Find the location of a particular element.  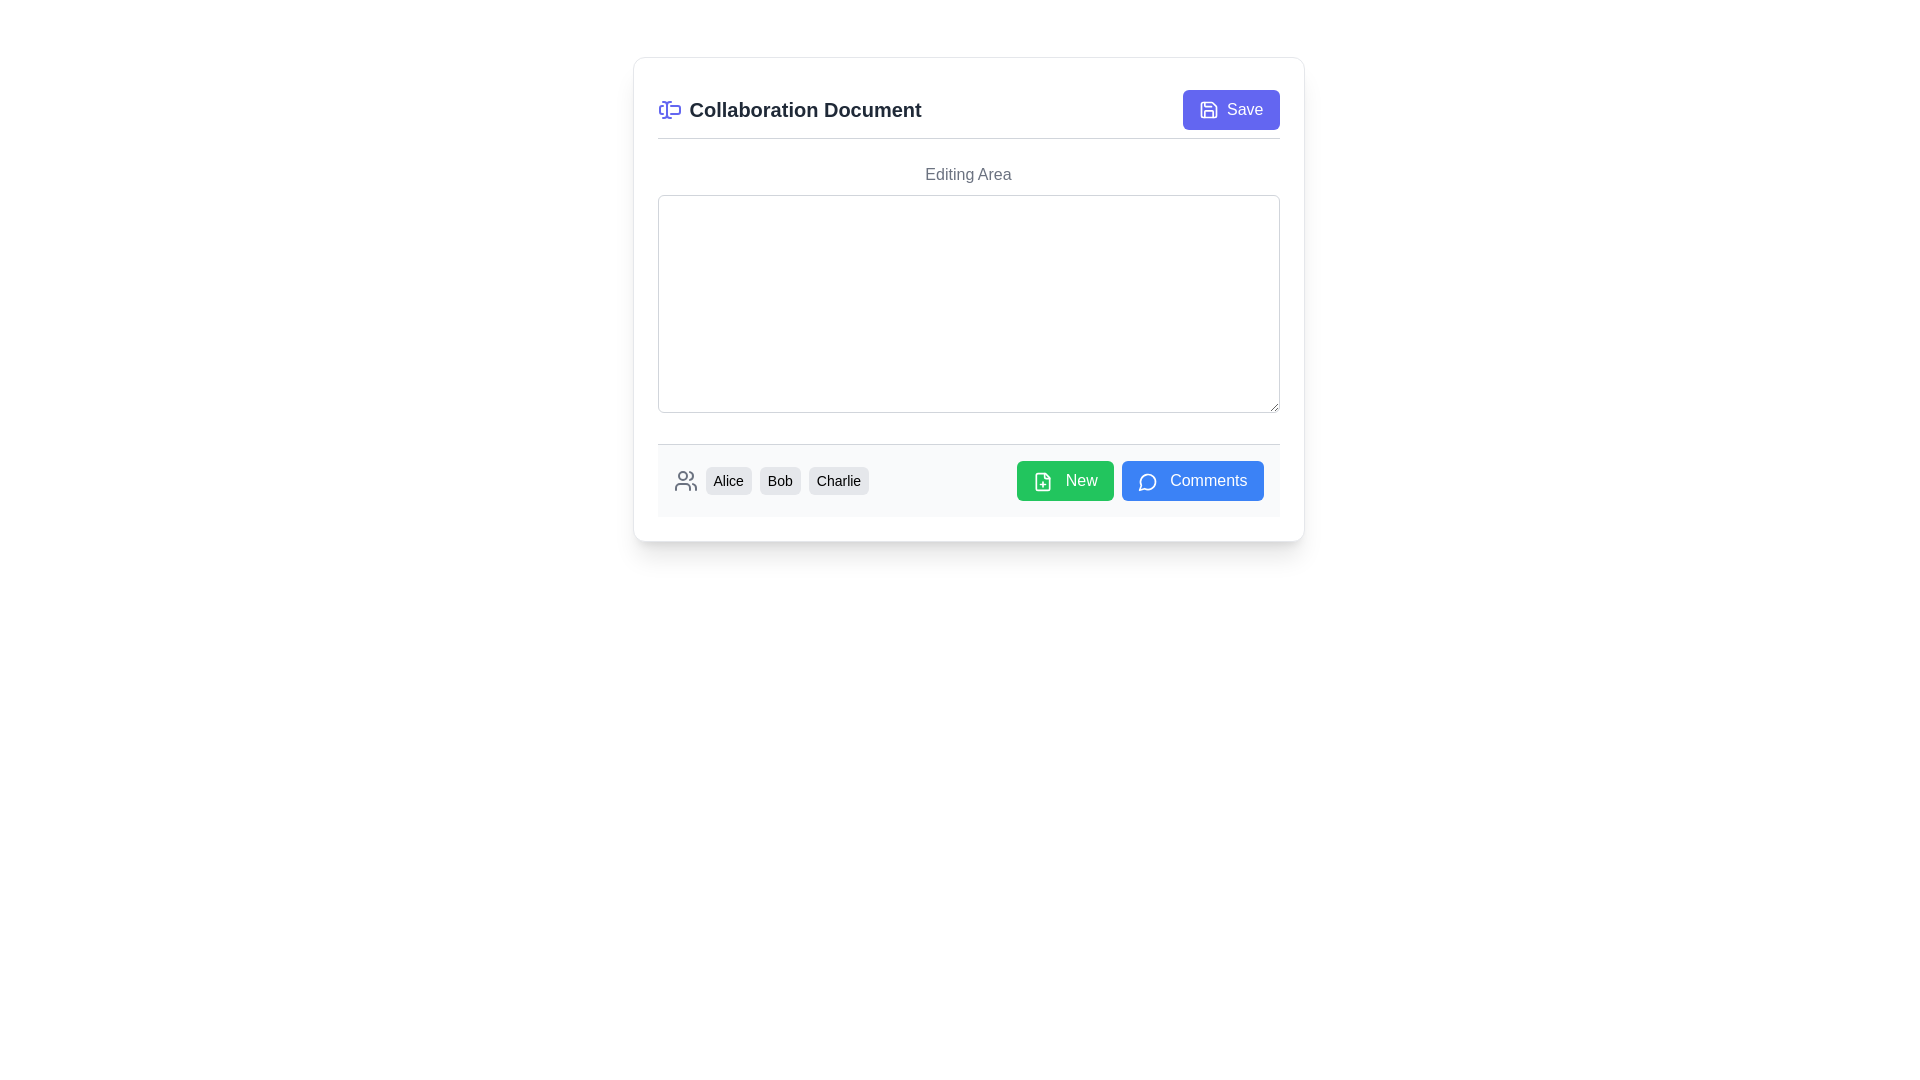

the modern green button icon located next to the text 'New' at the bottom center of the interface is located at coordinates (1042, 481).